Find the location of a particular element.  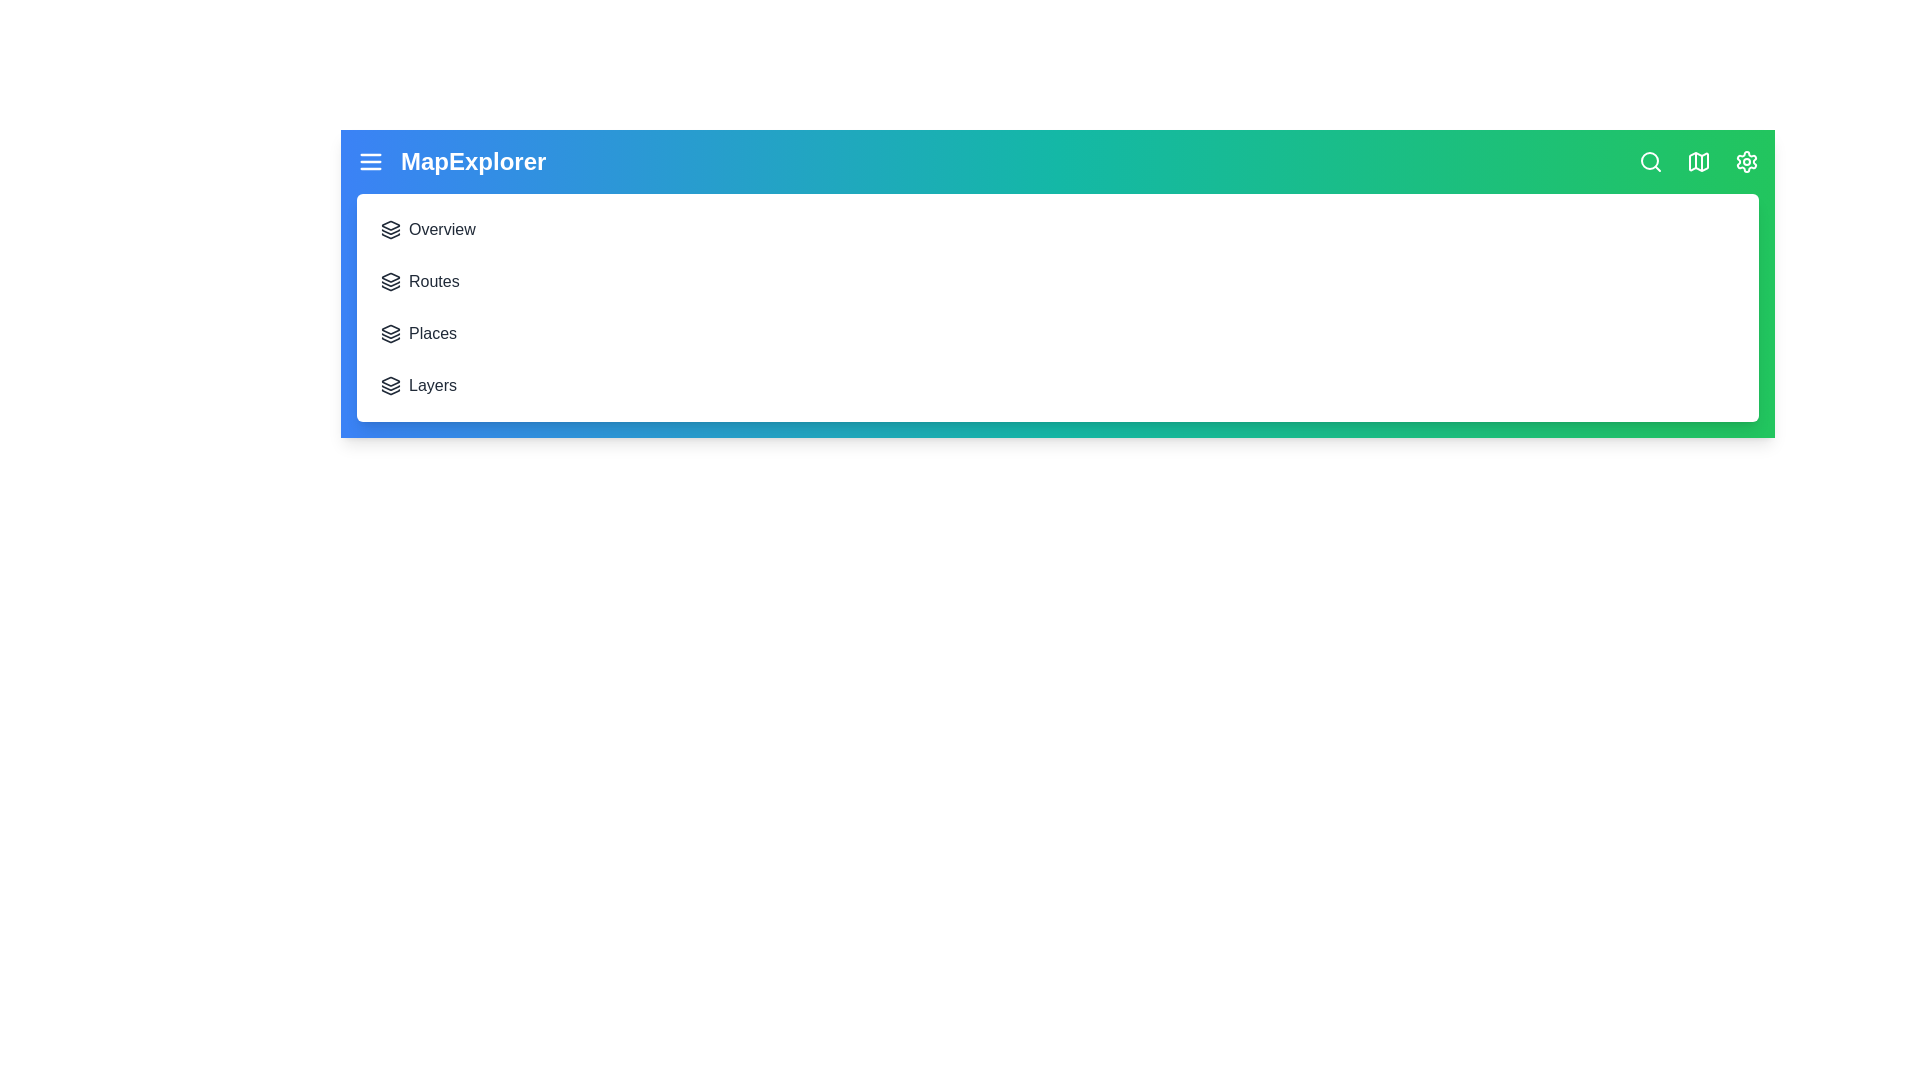

the menu item Routes to navigate to the corresponding section is located at coordinates (390, 281).